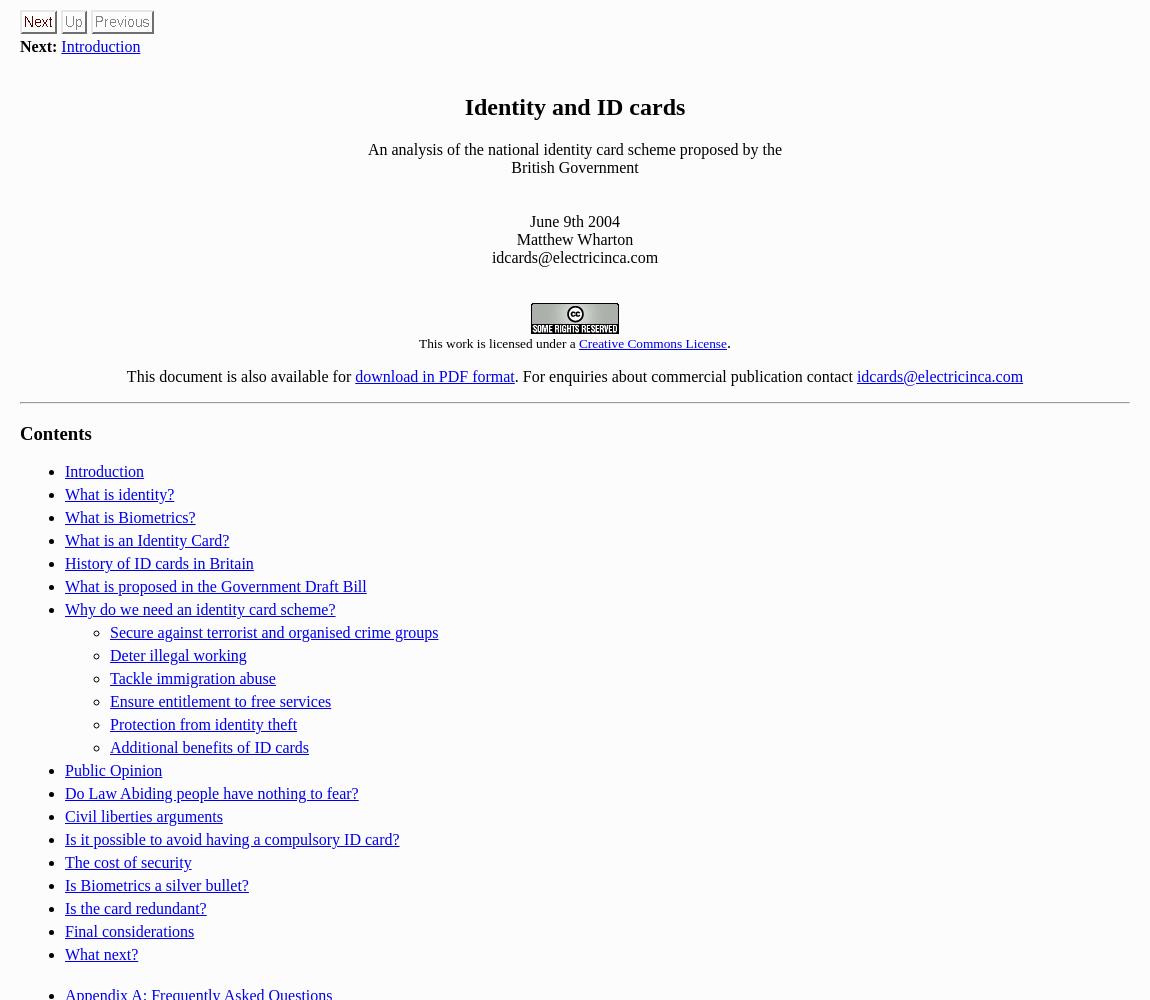 The height and width of the screenshot is (1000, 1150). What do you see at coordinates (128, 517) in the screenshot?
I see `'What is Biometrics?'` at bounding box center [128, 517].